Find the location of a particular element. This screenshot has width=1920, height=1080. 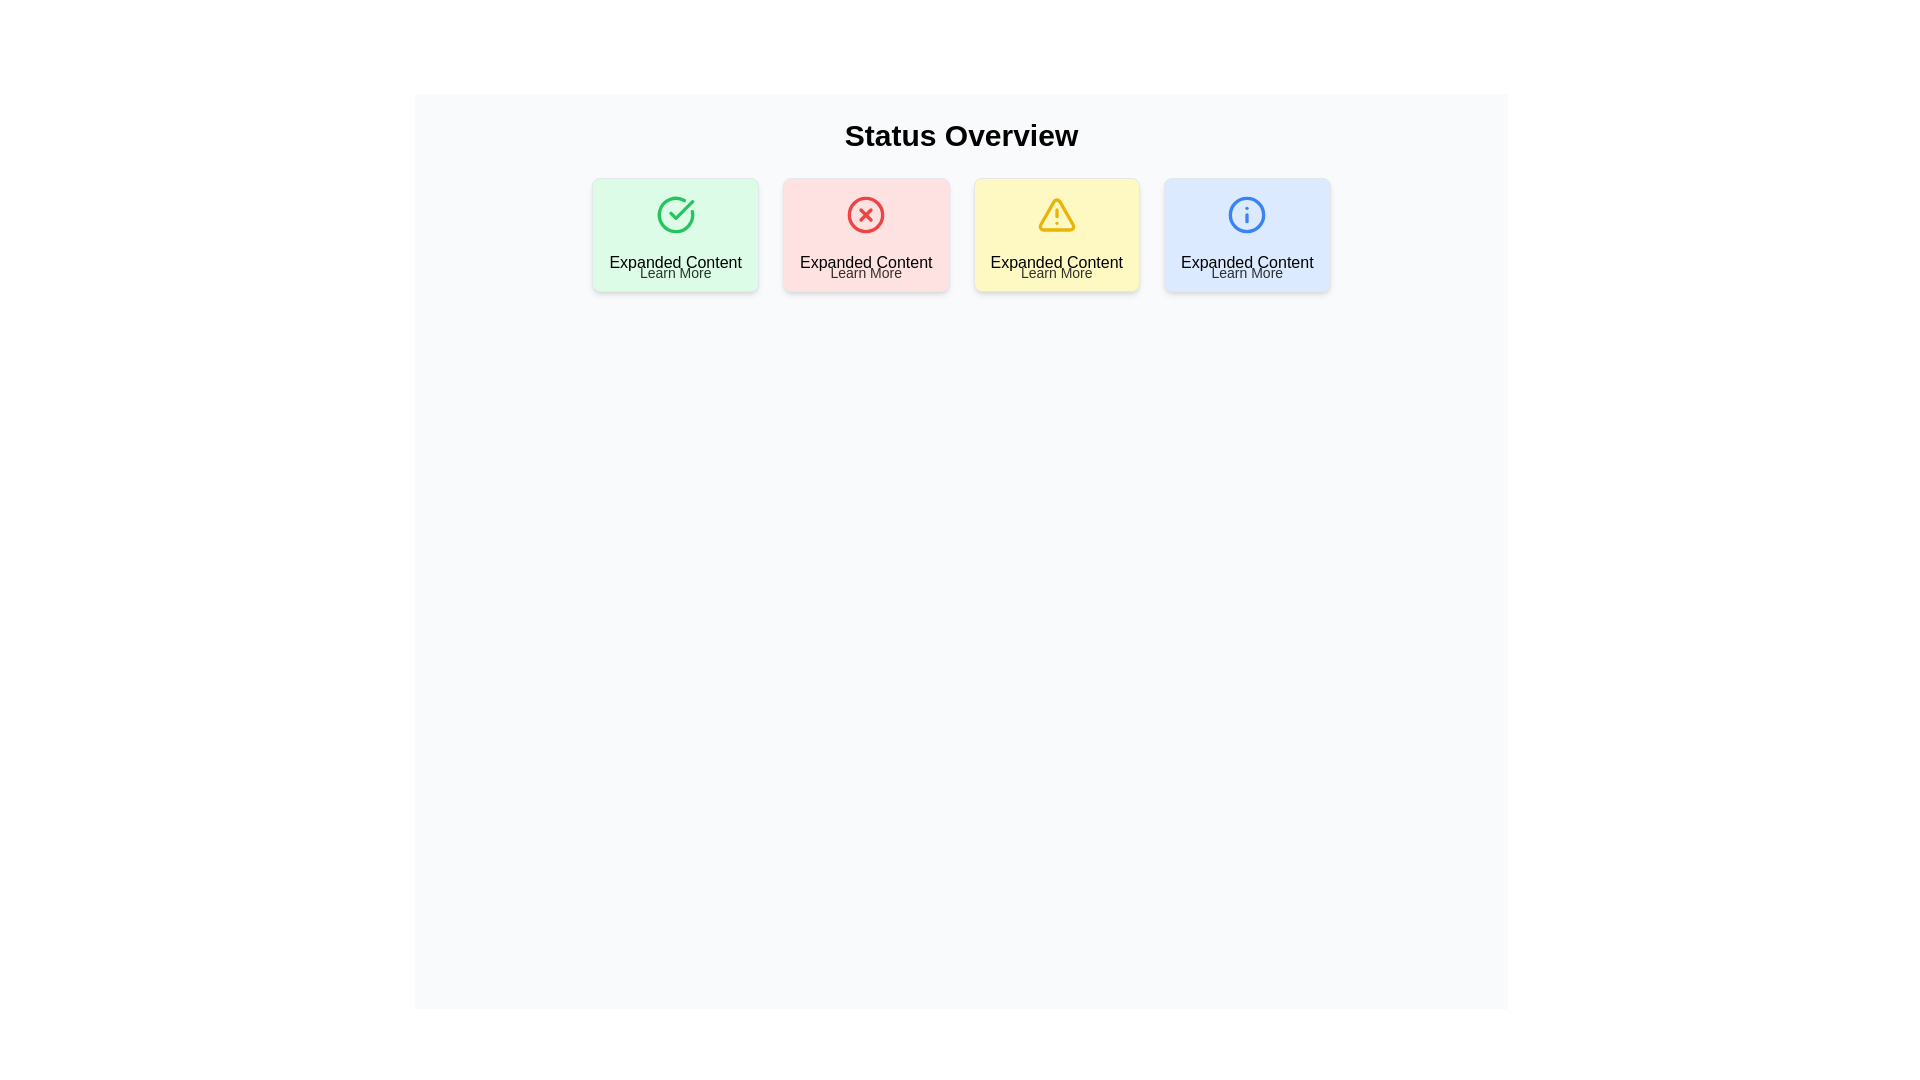

the text label that indicates the current status or category of the third card in the row, located below a warning icon is located at coordinates (1055, 261).